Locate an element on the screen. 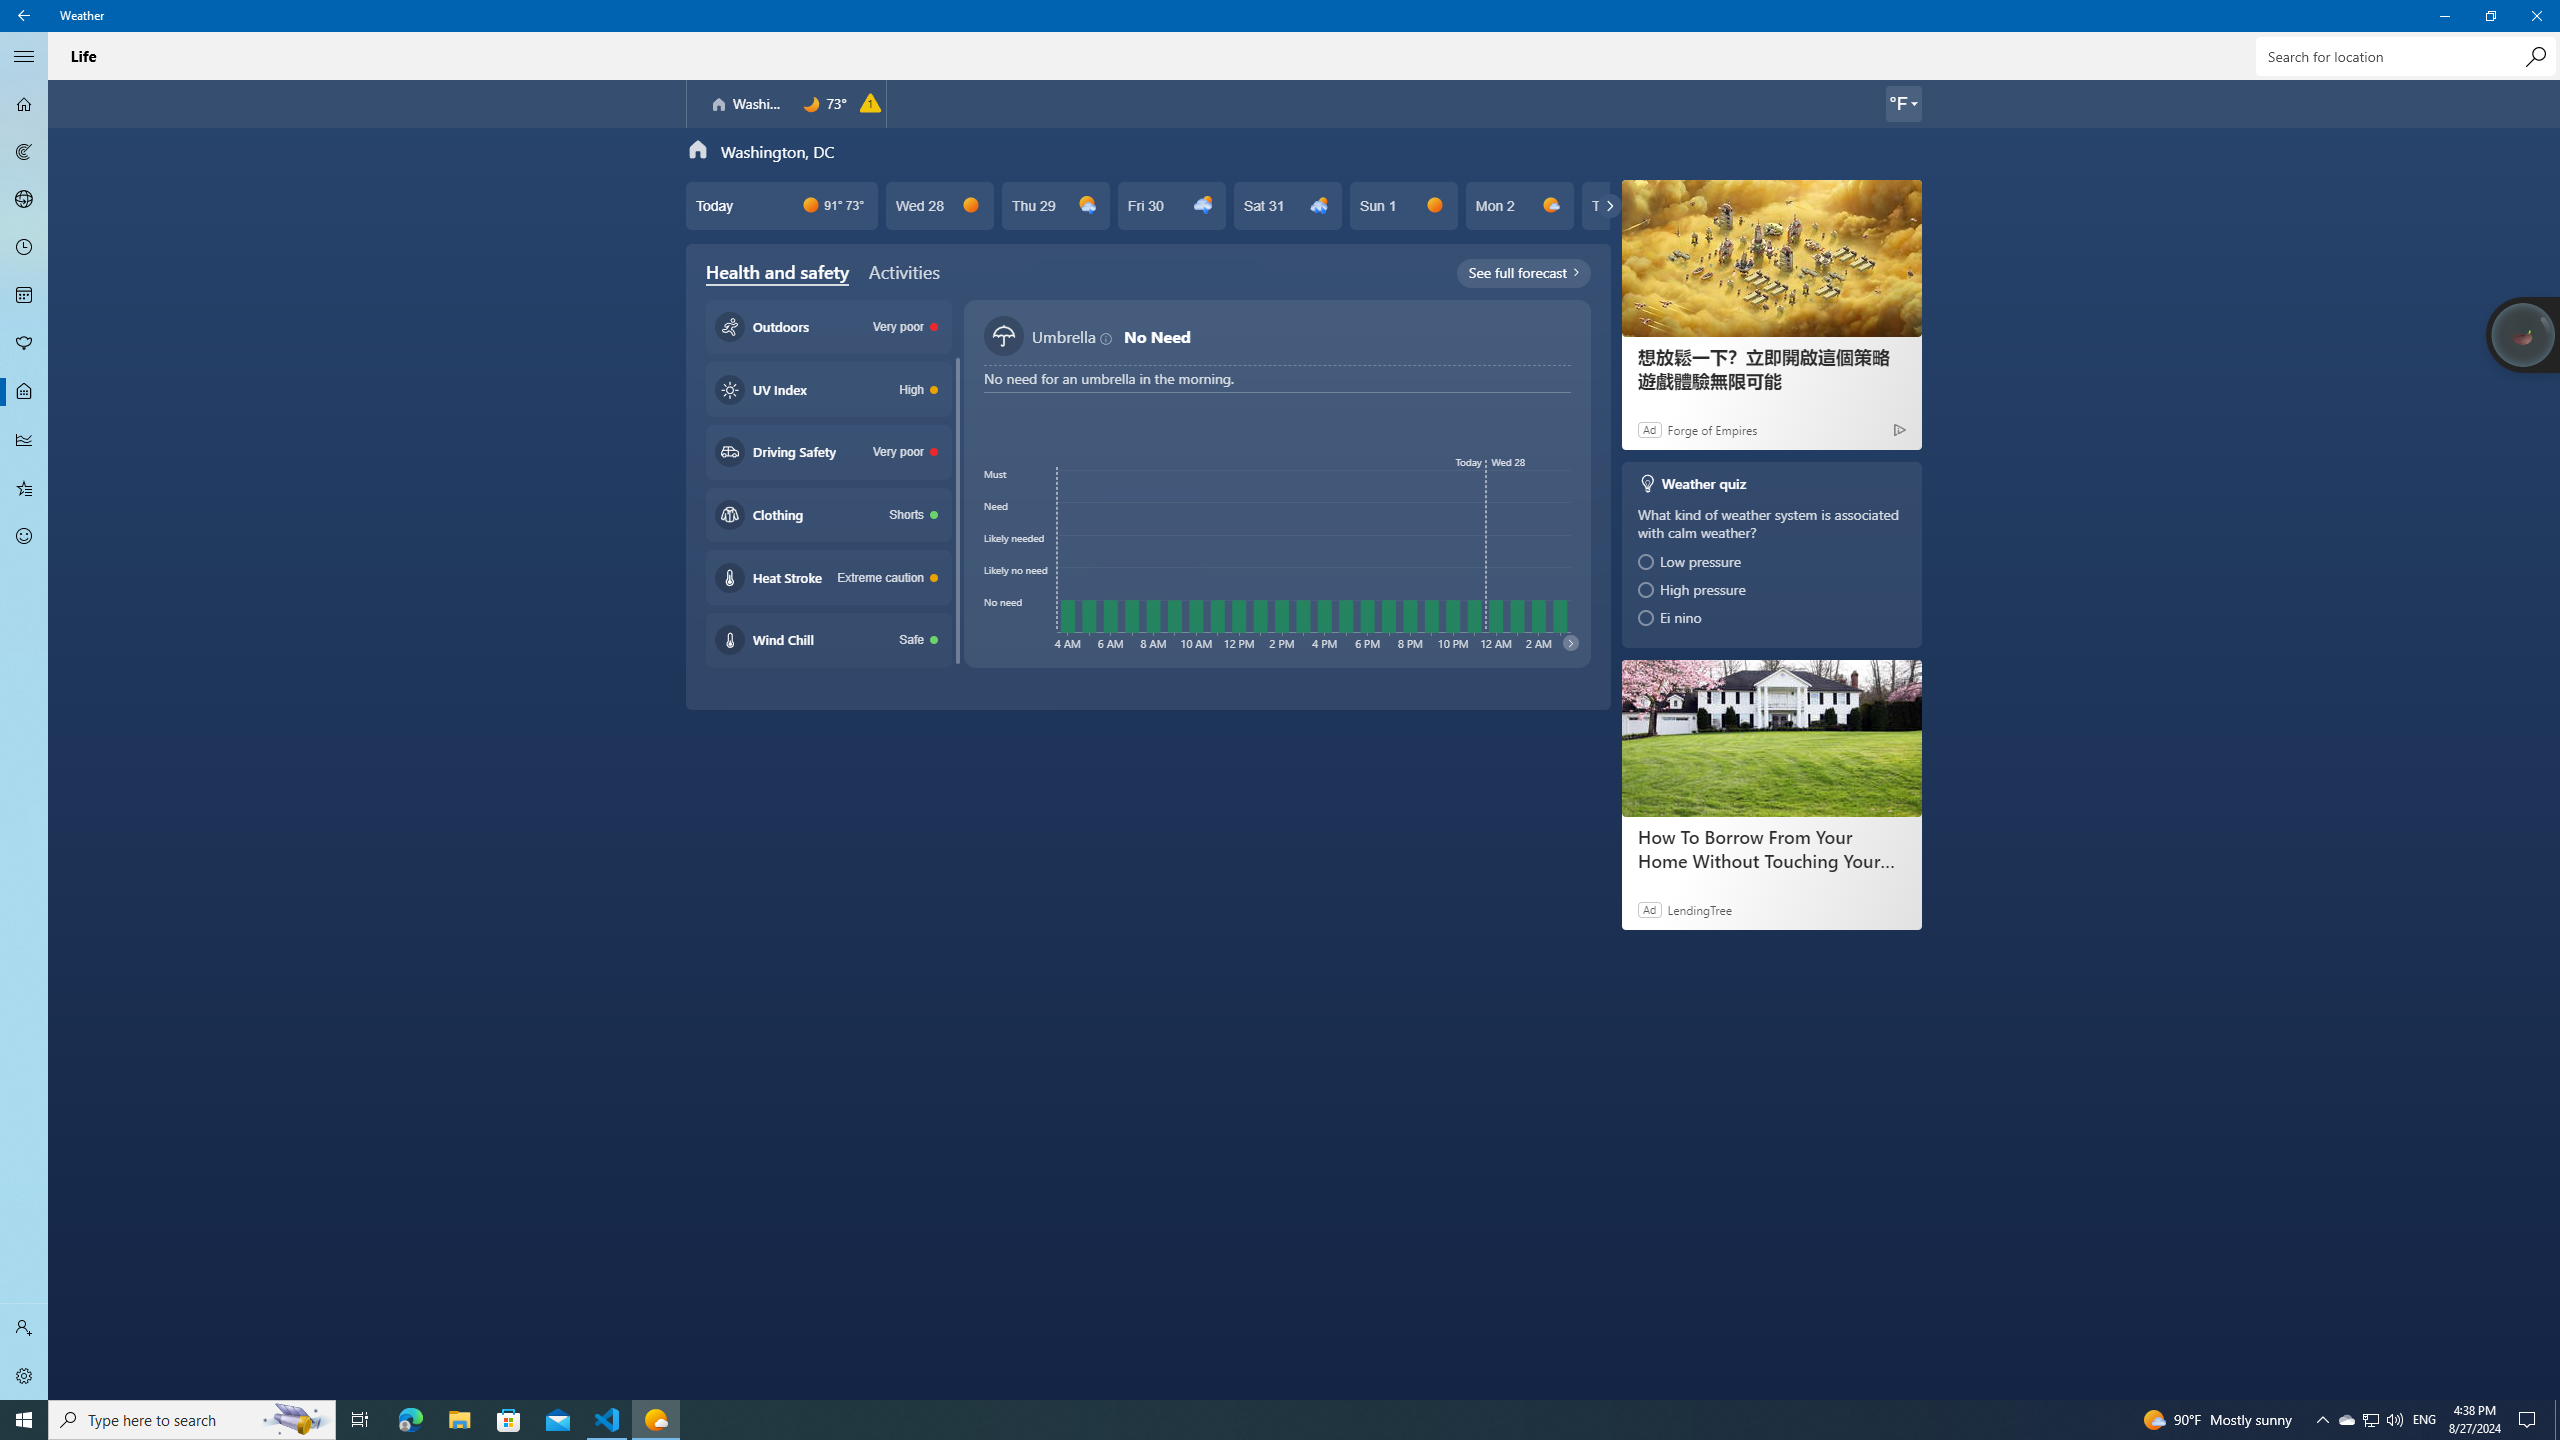 This screenshot has width=2560, height=1440. '3D Maps - Not Selected' is located at coordinates (24, 199).